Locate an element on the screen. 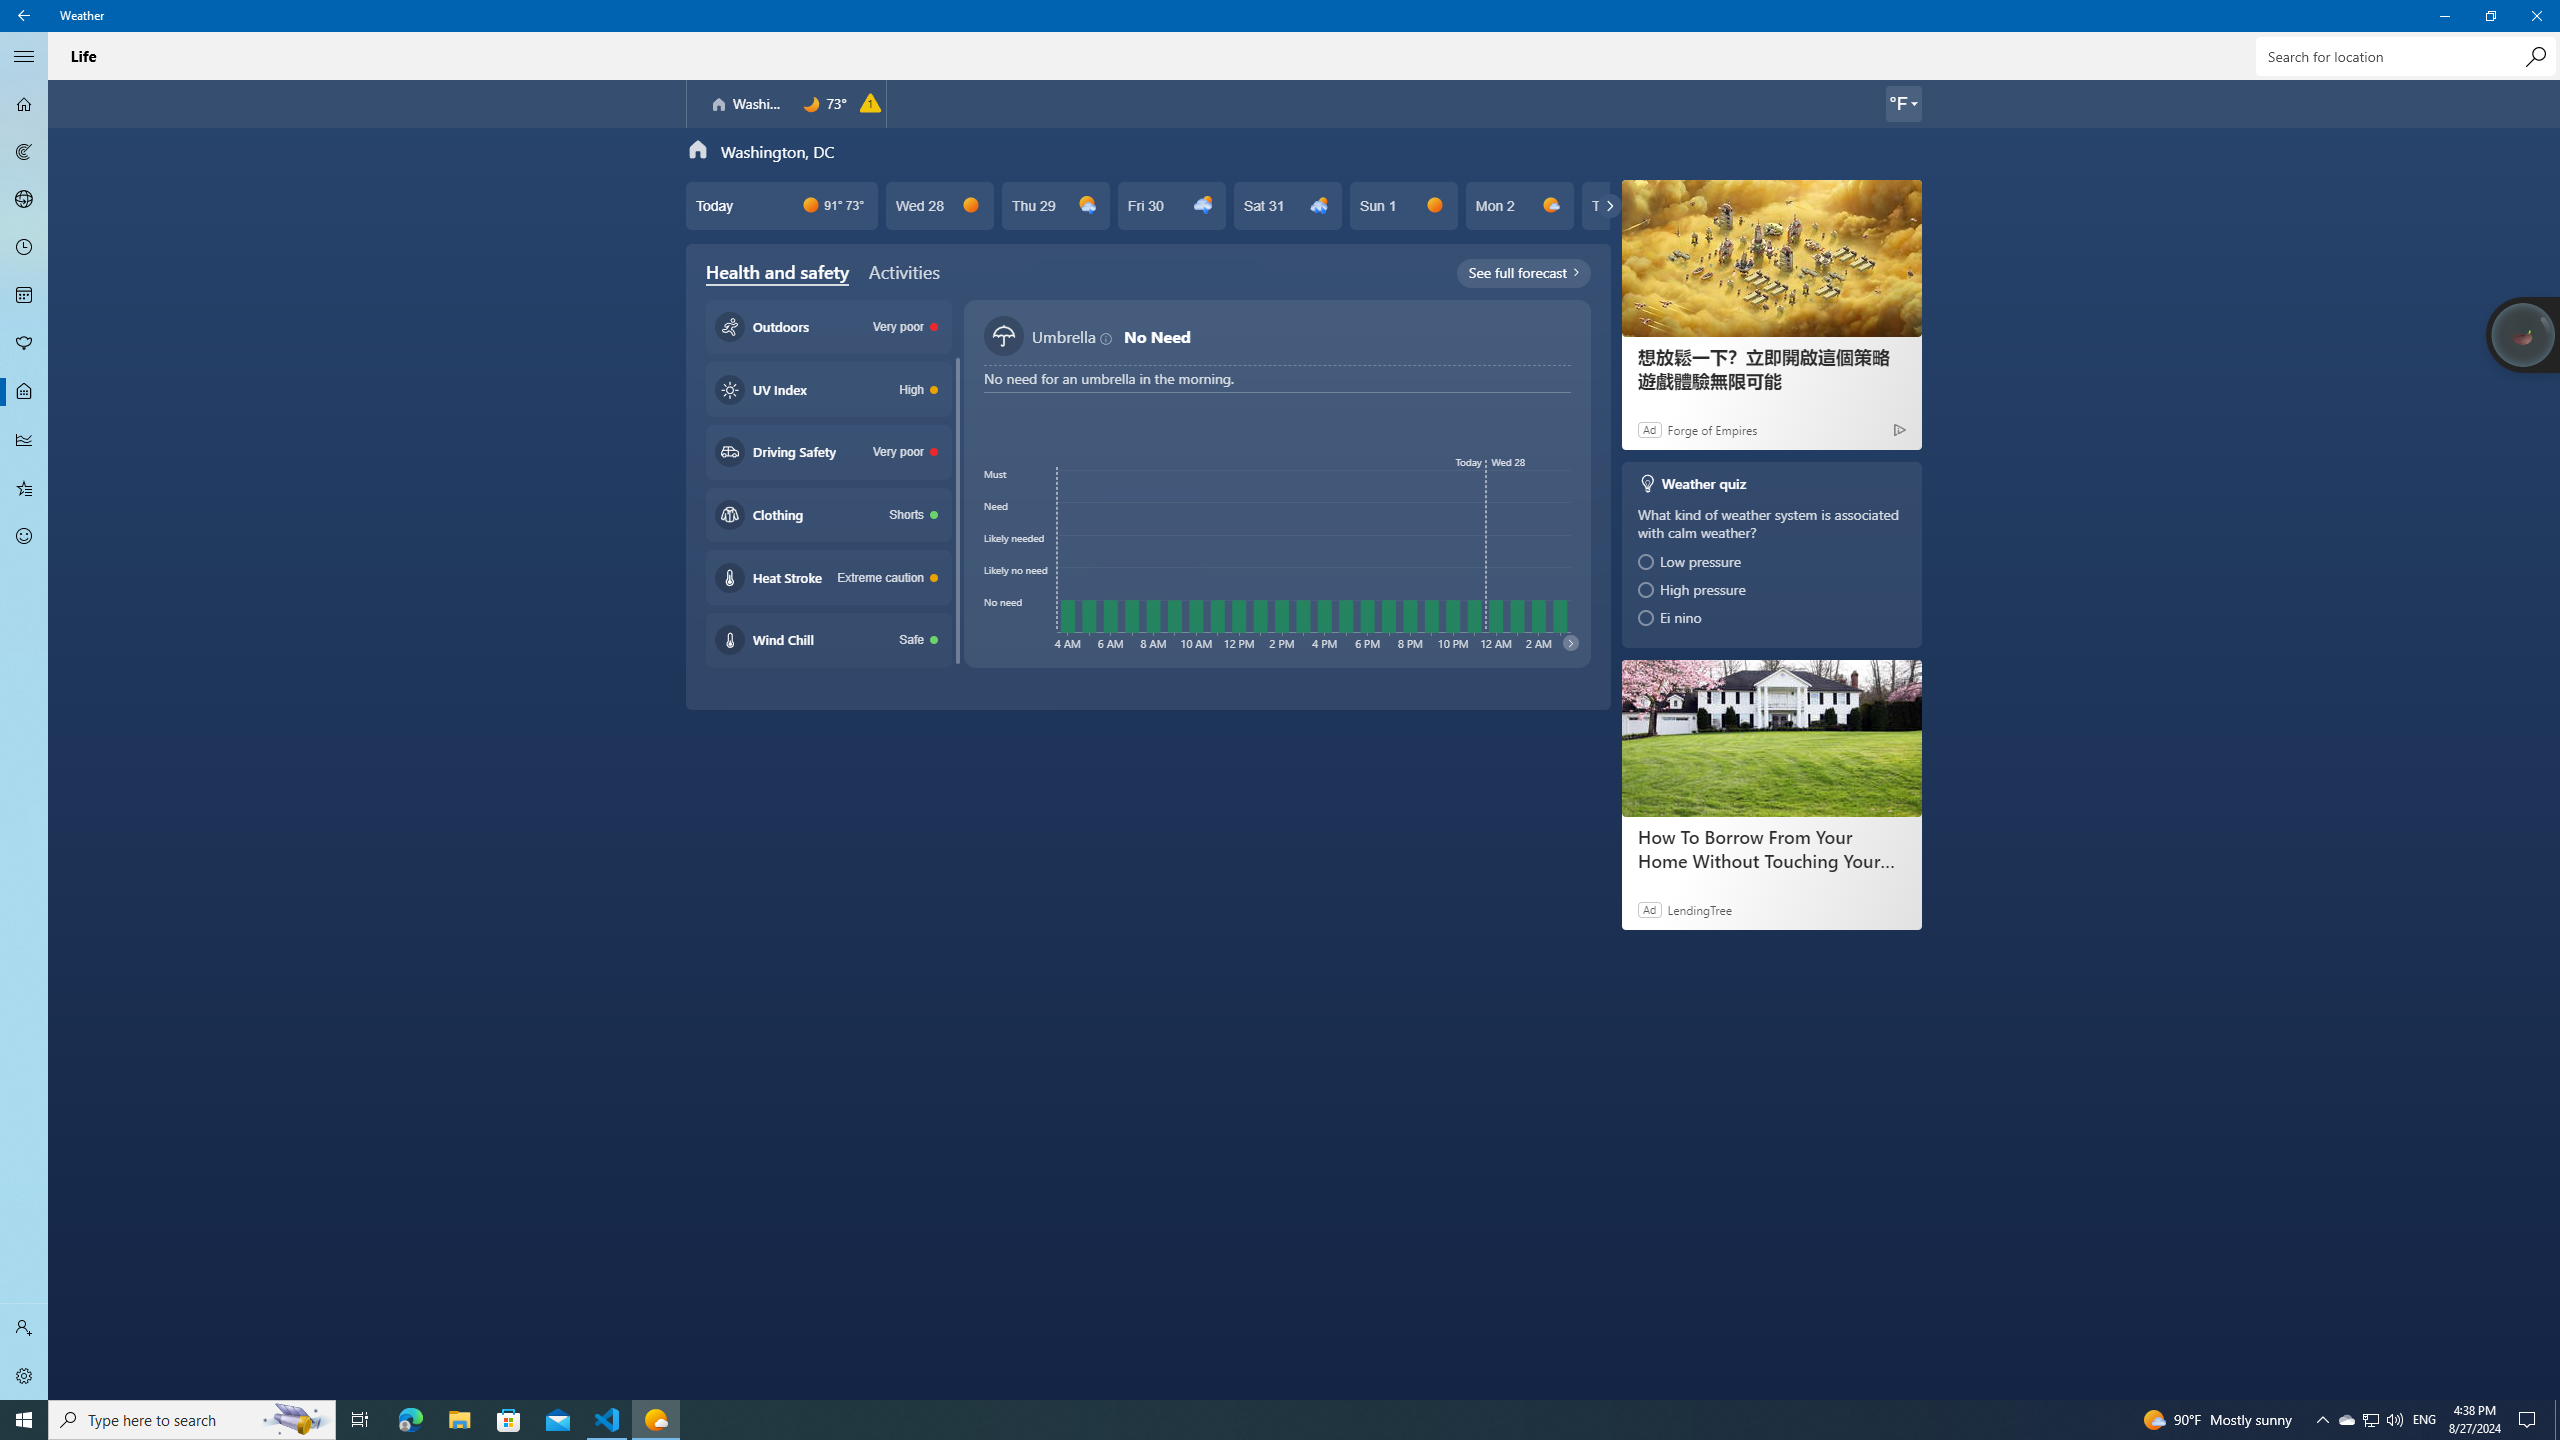 This screenshot has width=2560, height=1440. '3D Maps - Not Selected' is located at coordinates (24, 199).